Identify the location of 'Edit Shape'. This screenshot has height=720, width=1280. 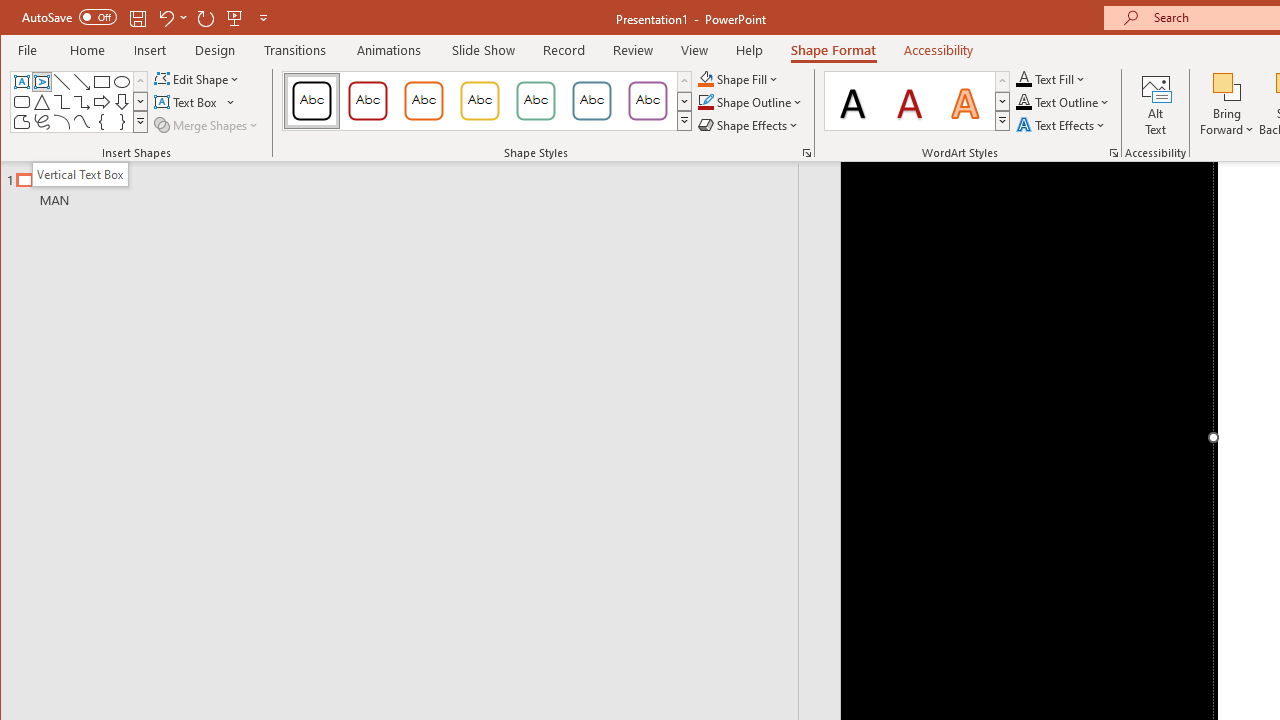
(198, 78).